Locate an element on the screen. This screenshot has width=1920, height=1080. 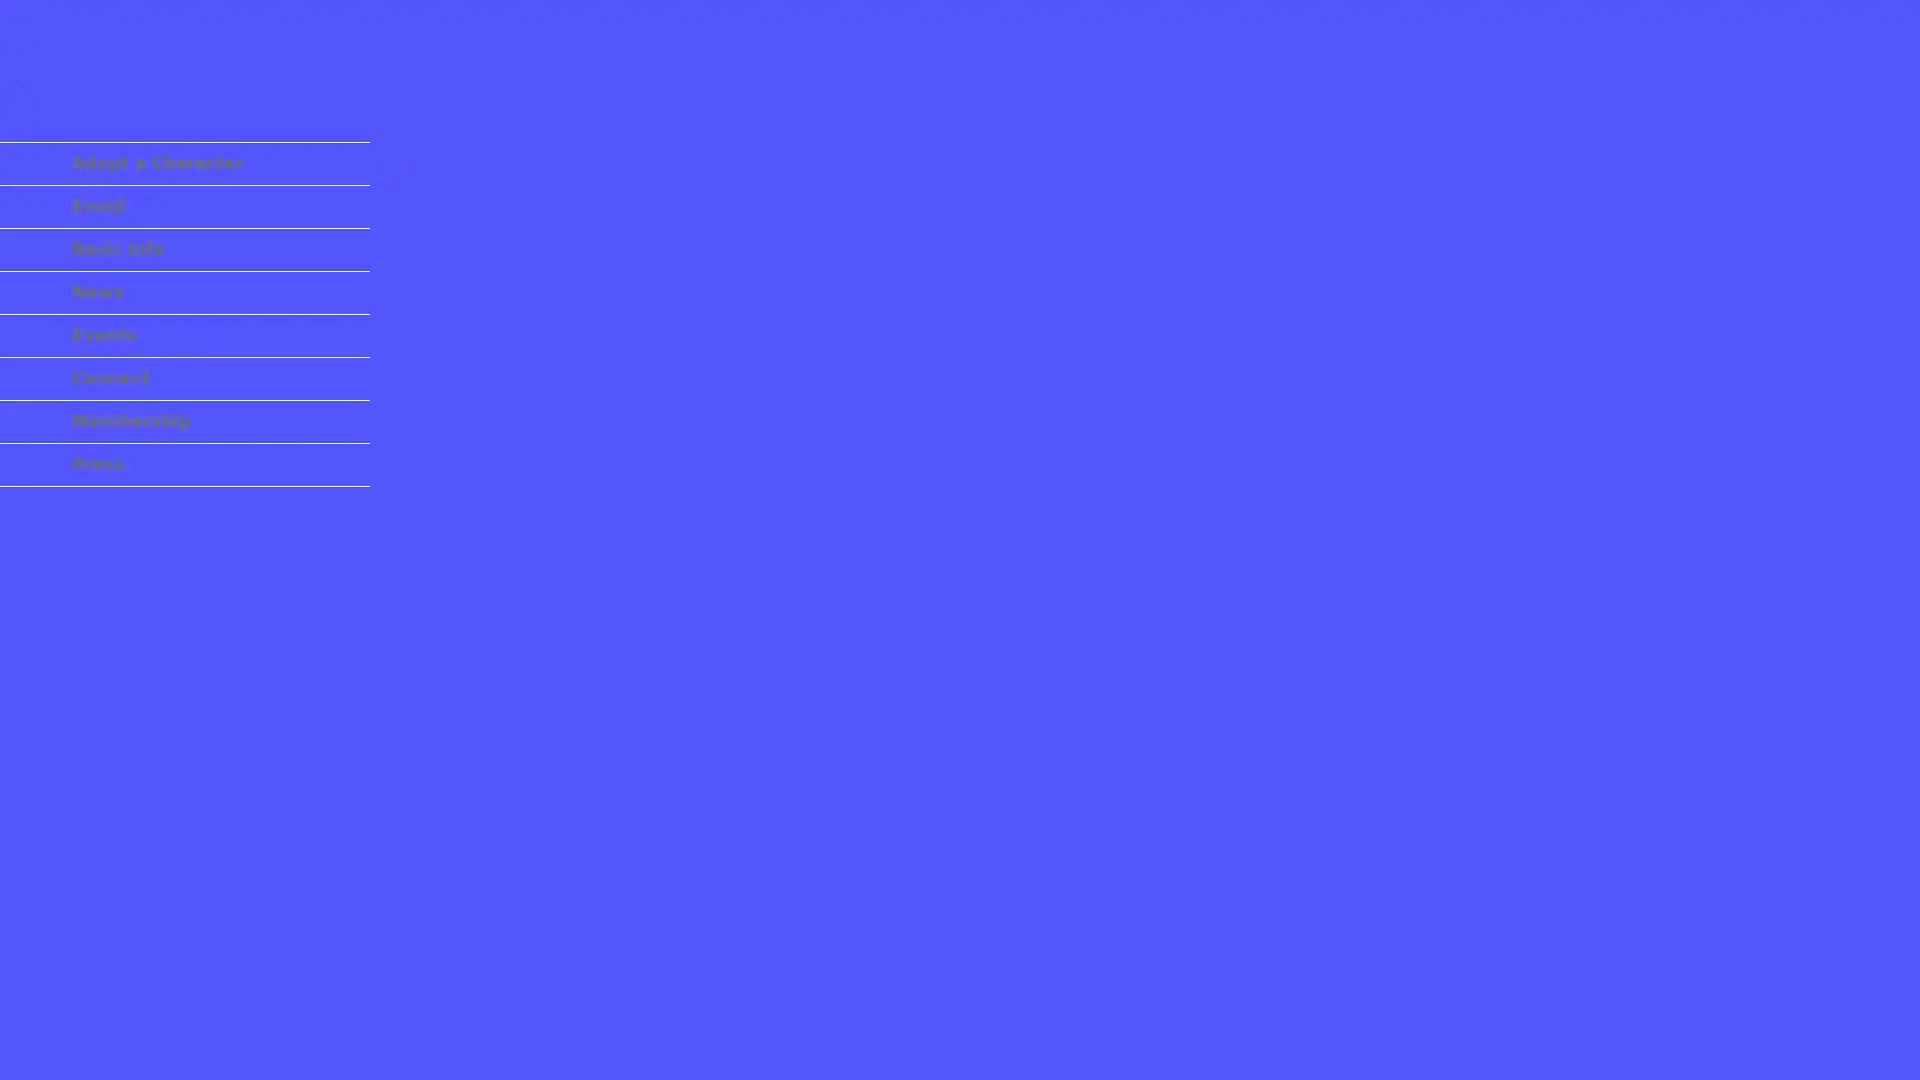
U+2033 is located at coordinates (1691, 385).